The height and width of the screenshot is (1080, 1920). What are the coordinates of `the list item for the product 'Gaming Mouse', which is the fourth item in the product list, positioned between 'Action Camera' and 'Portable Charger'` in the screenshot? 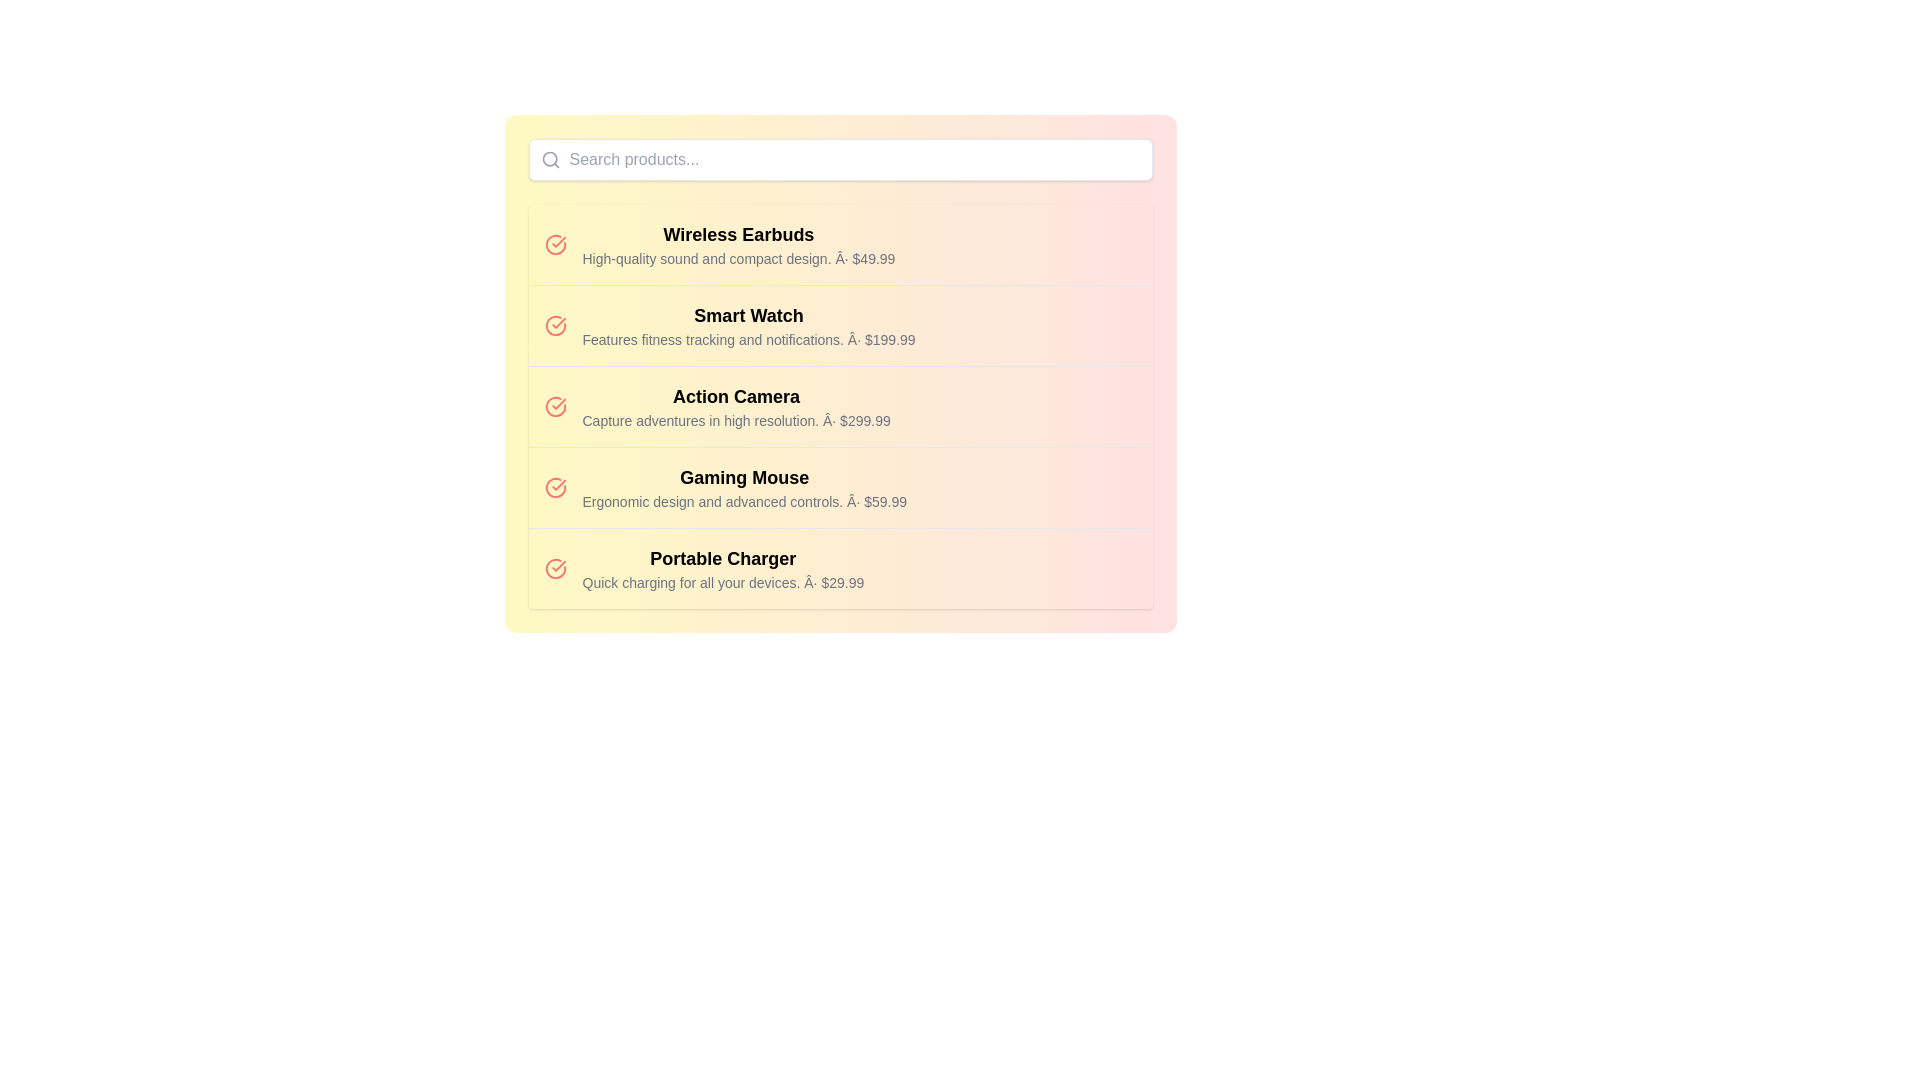 It's located at (840, 487).